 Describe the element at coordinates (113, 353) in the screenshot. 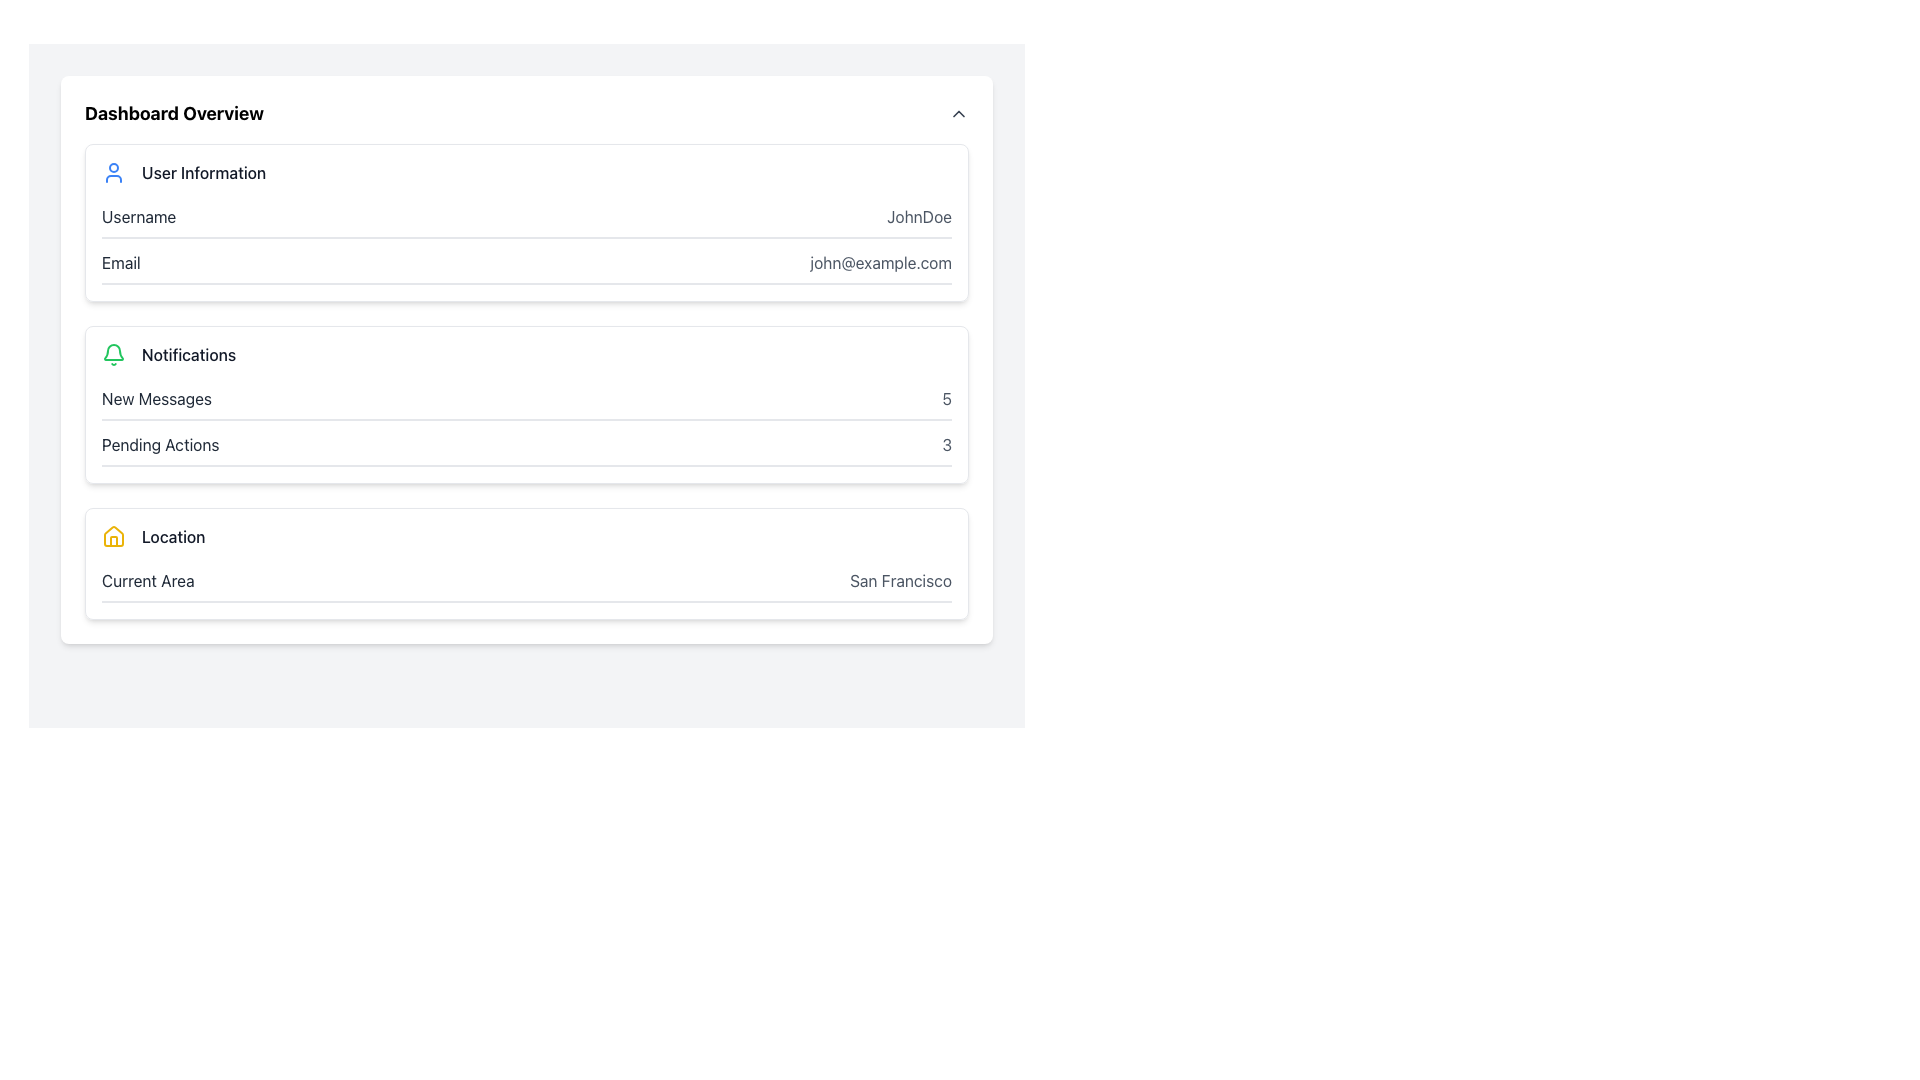

I see `the bell-shaped notification icon outlined with a green stroke located in the 'Notifications' section of the dashboard` at that location.